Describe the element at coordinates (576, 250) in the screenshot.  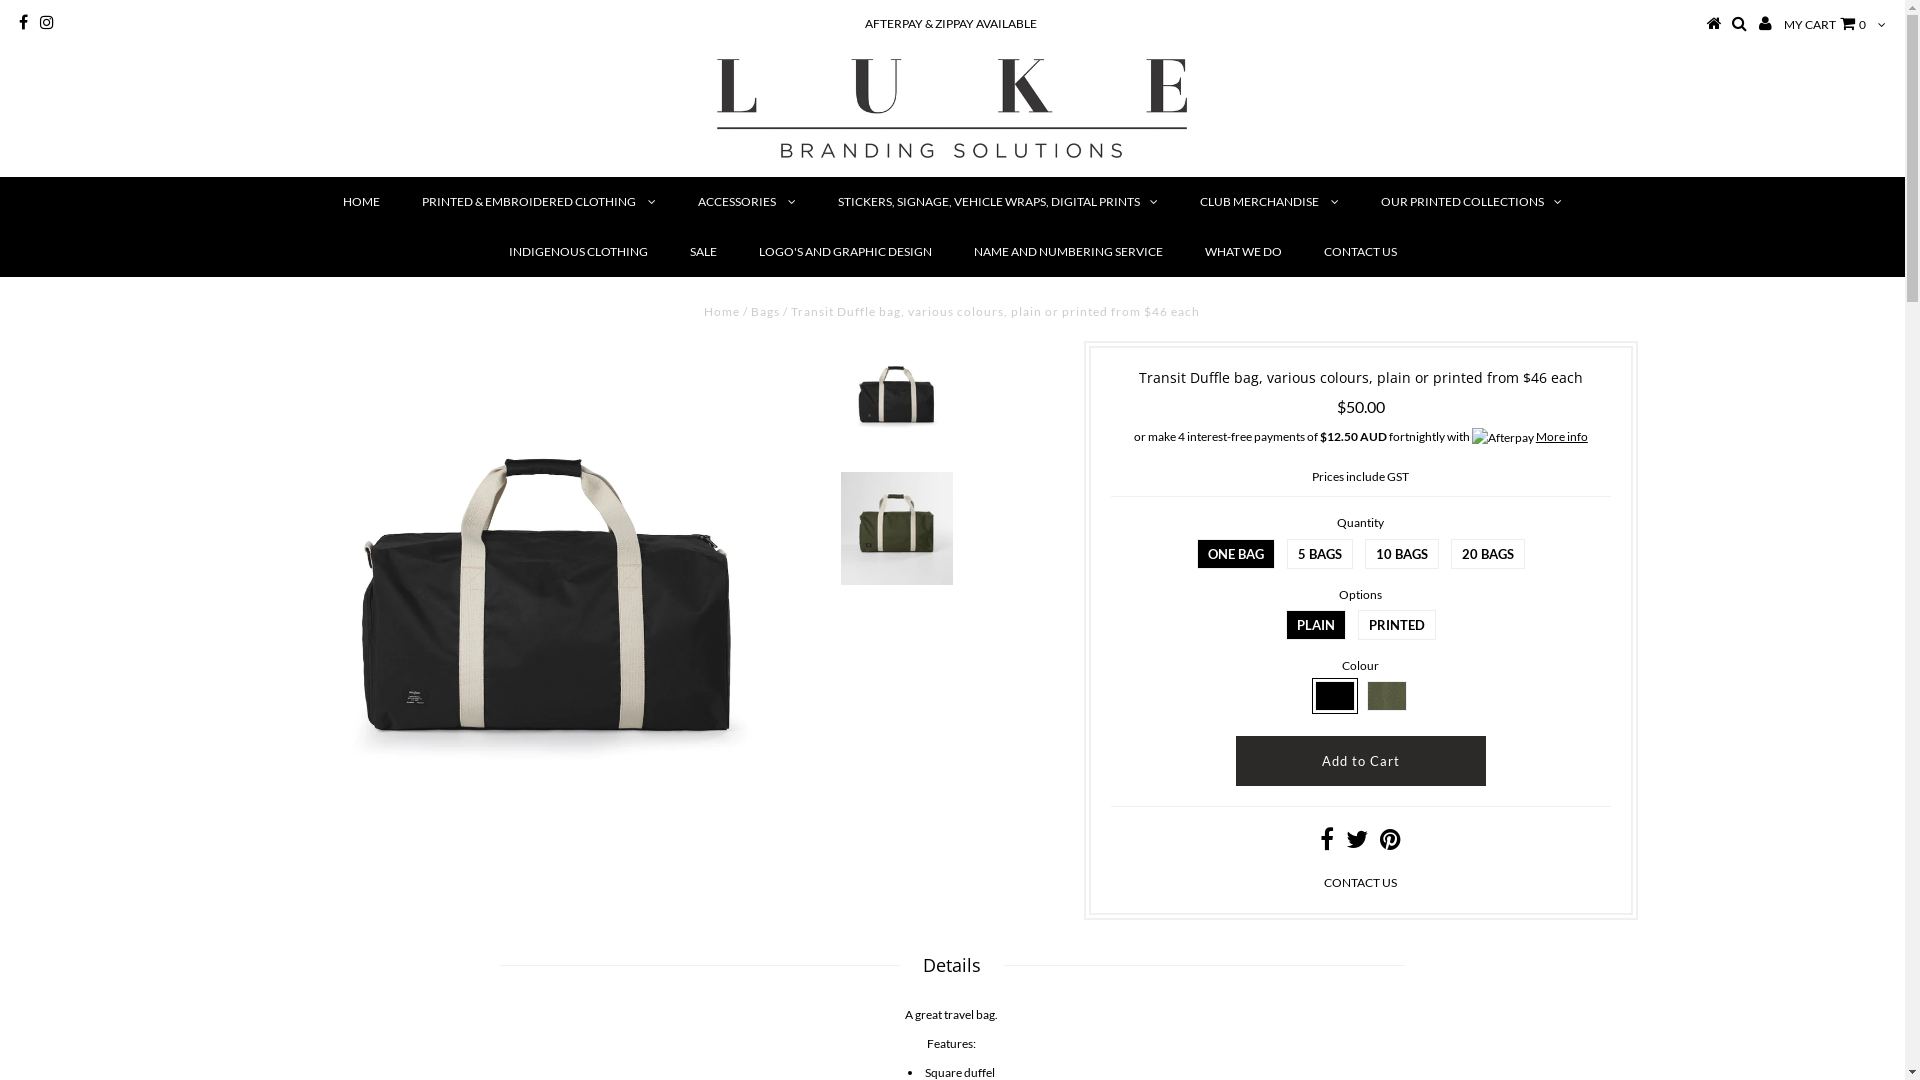
I see `'INDIGENOUS CLOTHING'` at that location.